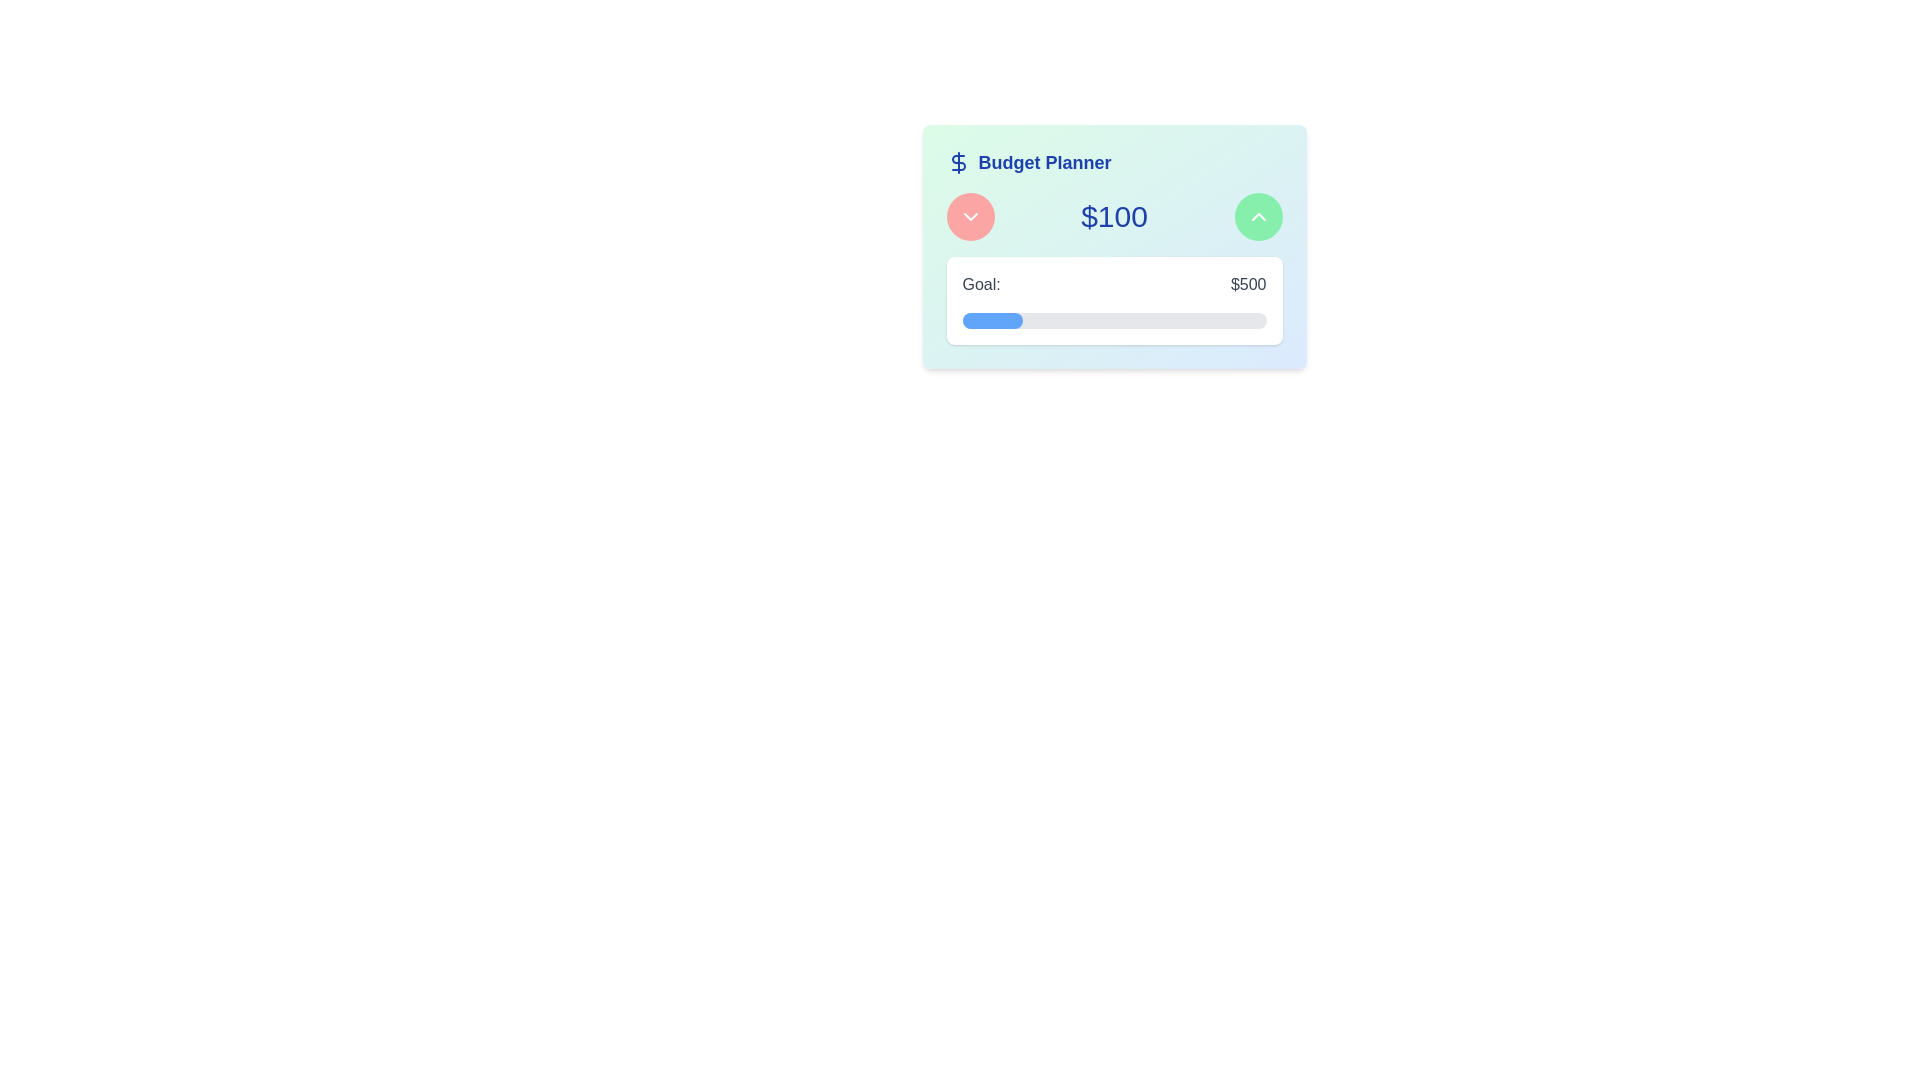 Image resolution: width=1920 pixels, height=1080 pixels. What do you see at coordinates (970, 216) in the screenshot?
I see `the circular red button with a white chevron pointing downwards located on the left side of the budget planning interface` at bounding box center [970, 216].